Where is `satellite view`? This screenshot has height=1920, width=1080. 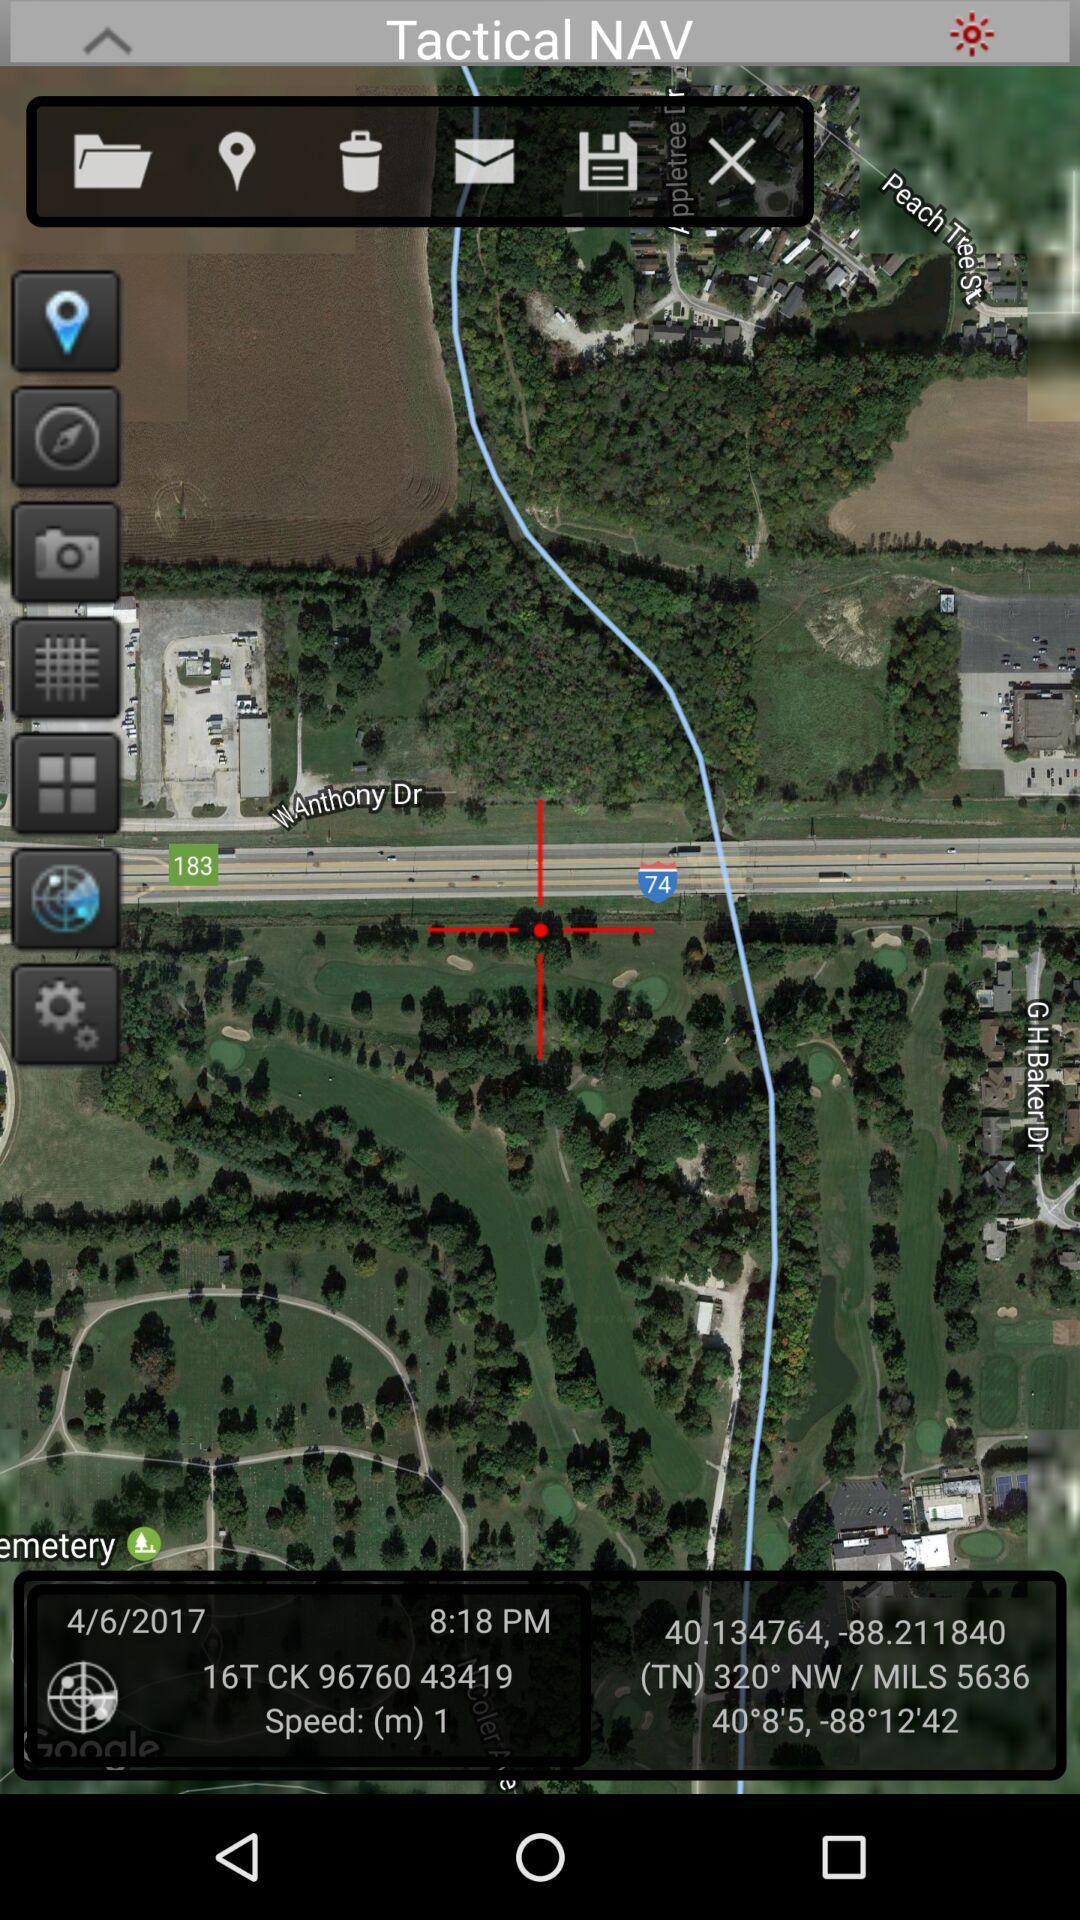 satellite view is located at coordinates (58, 897).